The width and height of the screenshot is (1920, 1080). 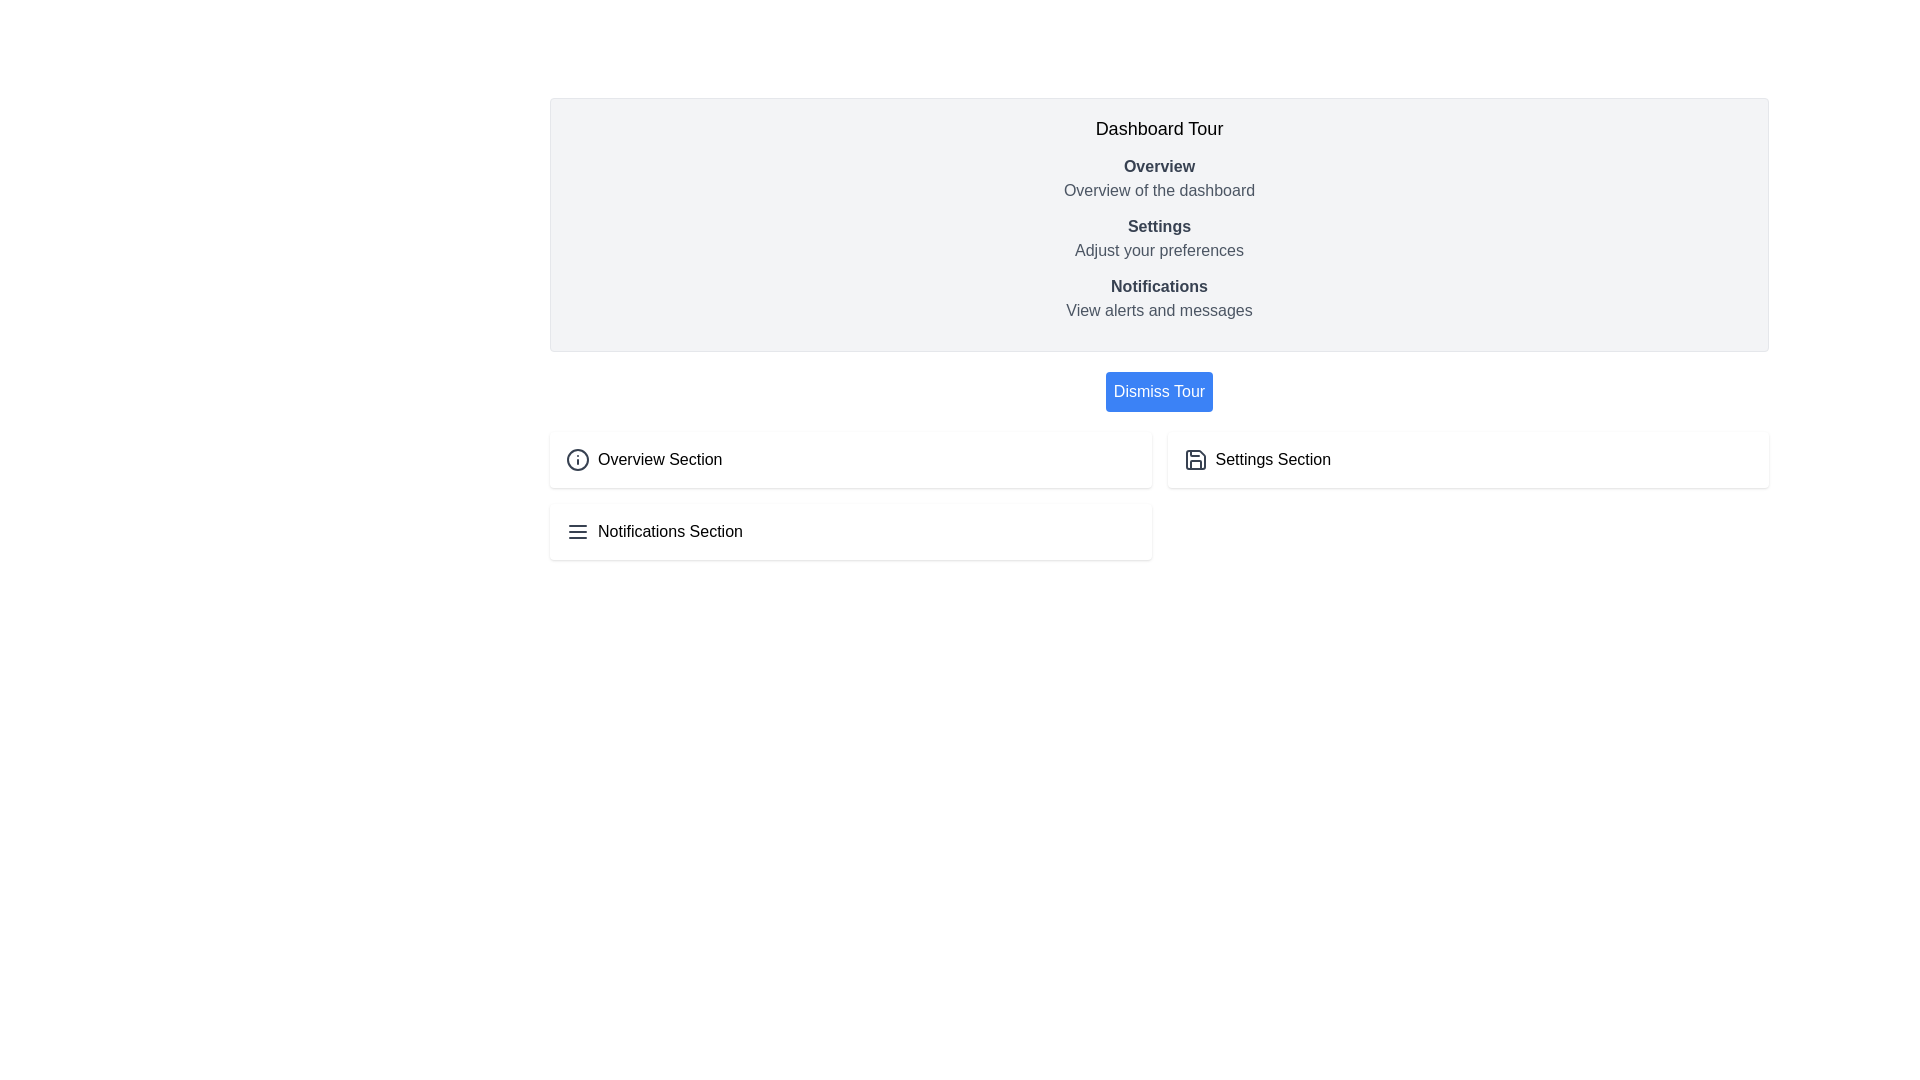 I want to click on the dismiss button below the 'Notifications: View alerts and messages' text to trigger a visual ring effect around it, so click(x=1159, y=392).